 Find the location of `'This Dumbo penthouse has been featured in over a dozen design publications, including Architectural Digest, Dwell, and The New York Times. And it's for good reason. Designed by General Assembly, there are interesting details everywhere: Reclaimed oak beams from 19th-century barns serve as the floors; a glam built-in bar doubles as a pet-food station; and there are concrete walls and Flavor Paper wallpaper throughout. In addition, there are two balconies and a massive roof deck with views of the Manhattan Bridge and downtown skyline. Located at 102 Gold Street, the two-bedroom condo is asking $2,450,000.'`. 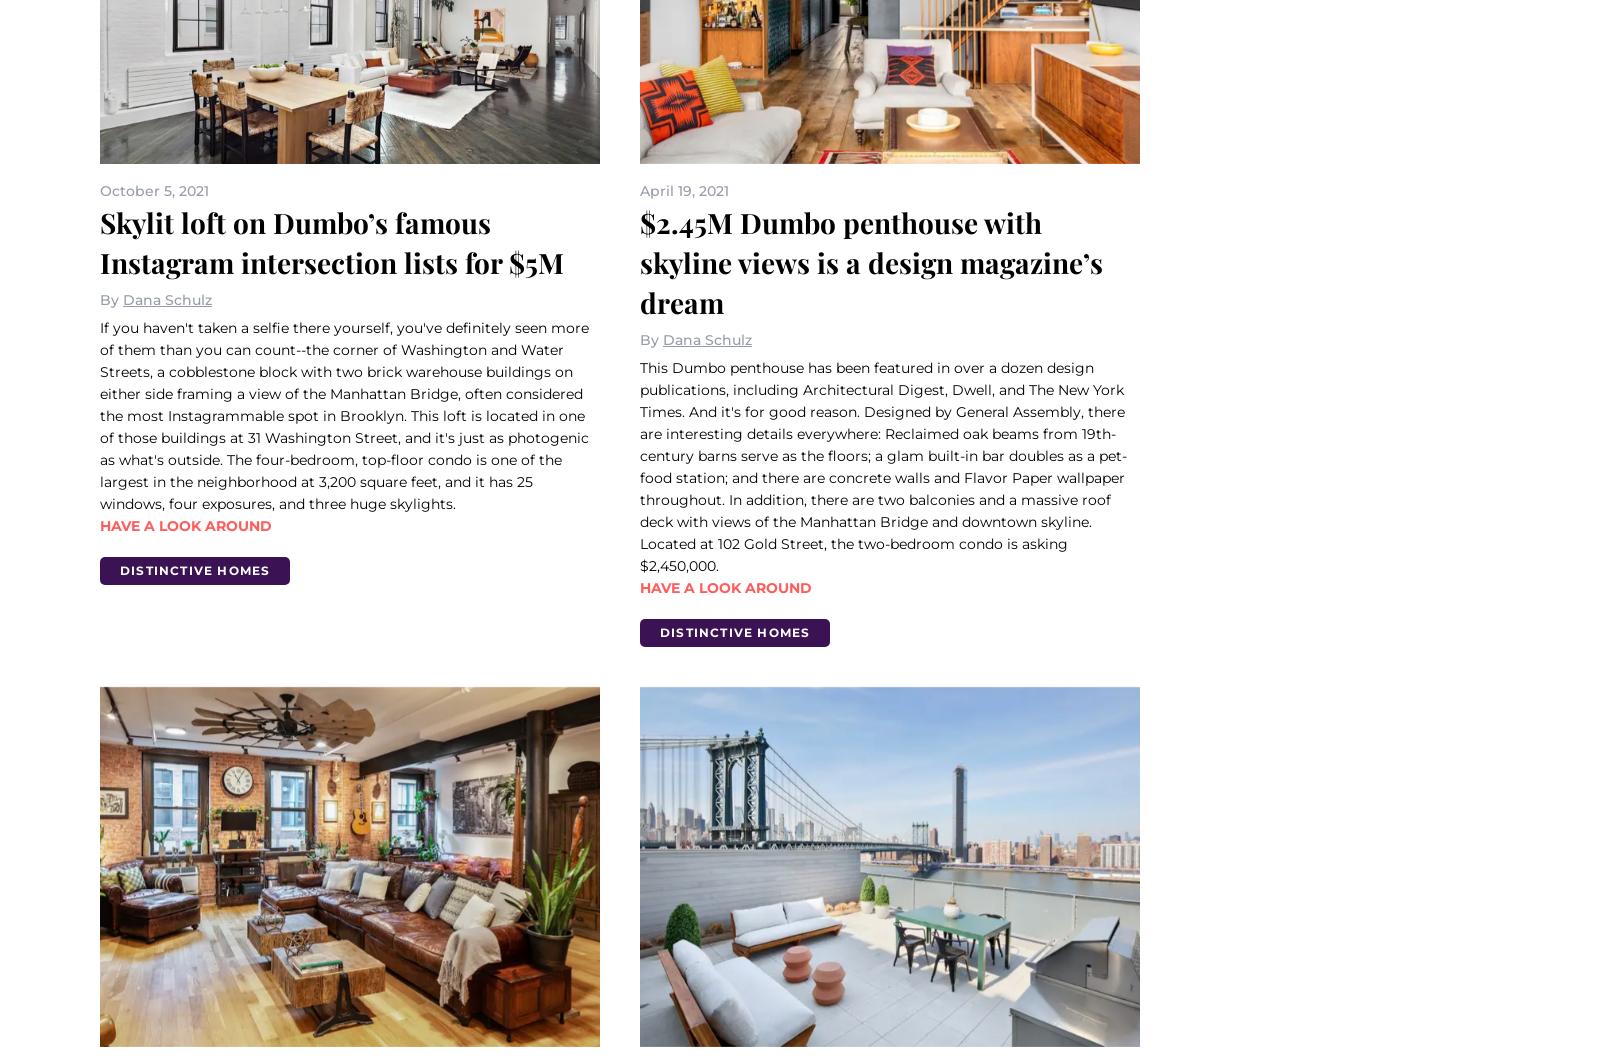

'This Dumbo penthouse has been featured in over a dozen design publications, including Architectural Digest, Dwell, and The New York Times. And it's for good reason. Designed by General Assembly, there are interesting details everywhere: Reclaimed oak beams from 19th-century barns serve as the floors; a glam built-in bar doubles as a pet-food station; and there are concrete walls and Flavor Paper wallpaper throughout. In addition, there are two balconies and a massive roof deck with views of the Manhattan Bridge and downtown skyline. Located at 102 Gold Street, the two-bedroom condo is asking $2,450,000.' is located at coordinates (882, 465).